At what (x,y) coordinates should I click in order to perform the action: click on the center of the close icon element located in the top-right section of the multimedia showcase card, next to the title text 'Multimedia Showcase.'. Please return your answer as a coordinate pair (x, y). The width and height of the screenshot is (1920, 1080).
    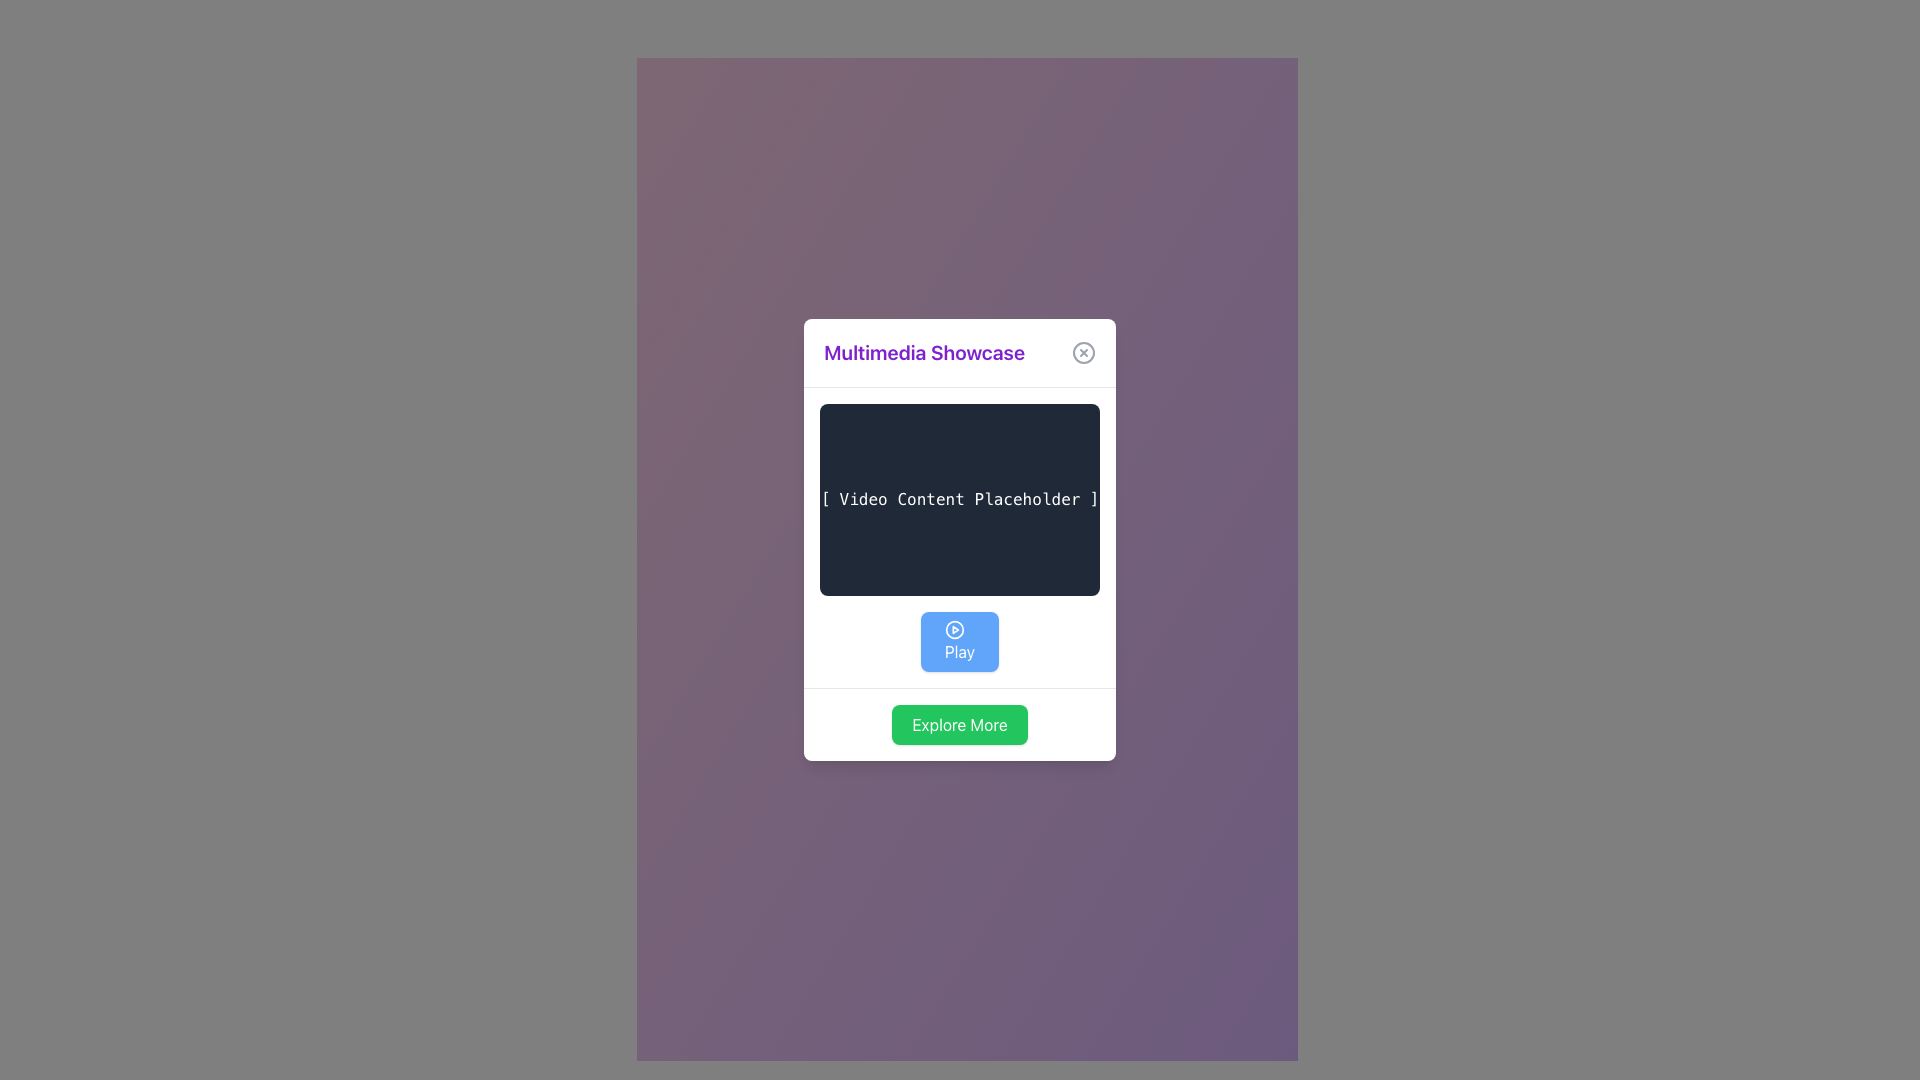
    Looking at the image, I should click on (1082, 352).